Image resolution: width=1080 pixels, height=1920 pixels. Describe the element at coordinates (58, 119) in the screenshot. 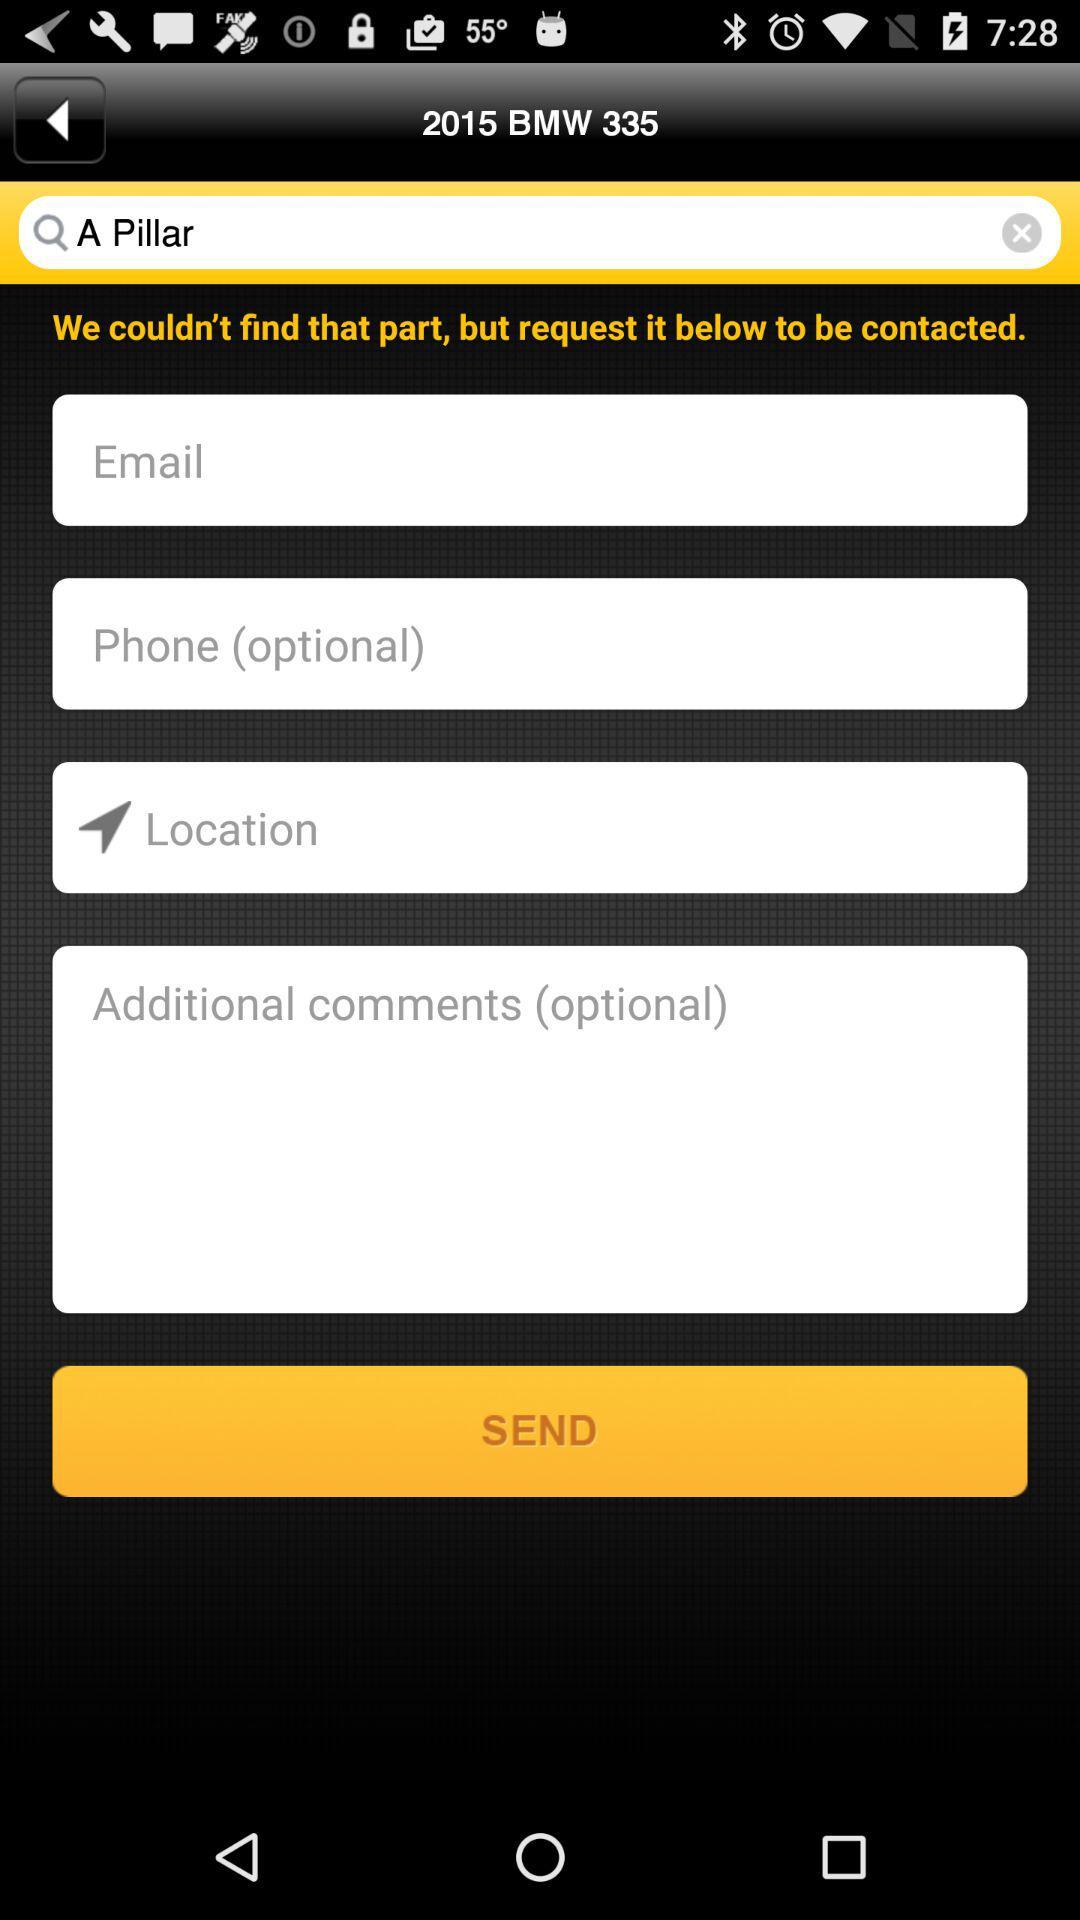

I see `the app above the a pillar item` at that location.